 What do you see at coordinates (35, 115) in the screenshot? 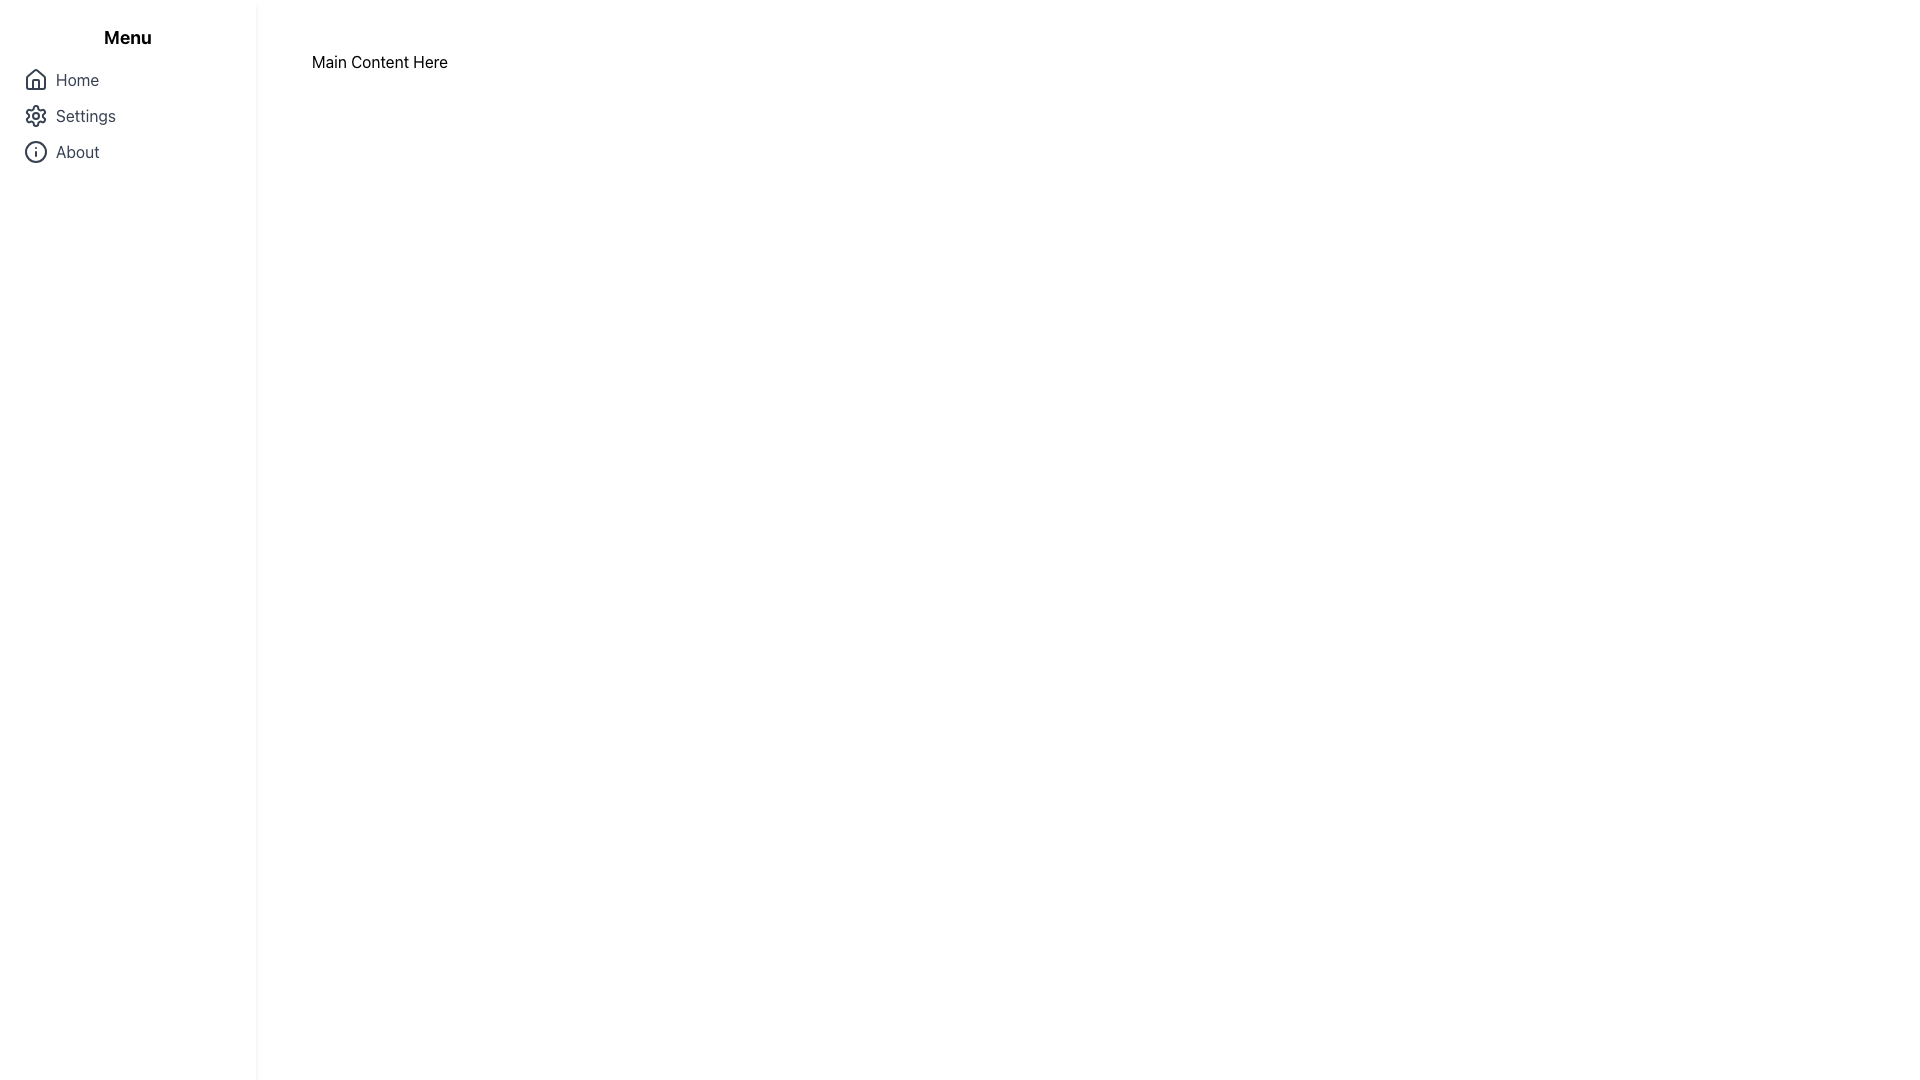
I see `the settings icon located in the left navigation menu, positioned second under the 'Home' icon and above the 'About' icon, which is associated with the 'Settings' label` at bounding box center [35, 115].